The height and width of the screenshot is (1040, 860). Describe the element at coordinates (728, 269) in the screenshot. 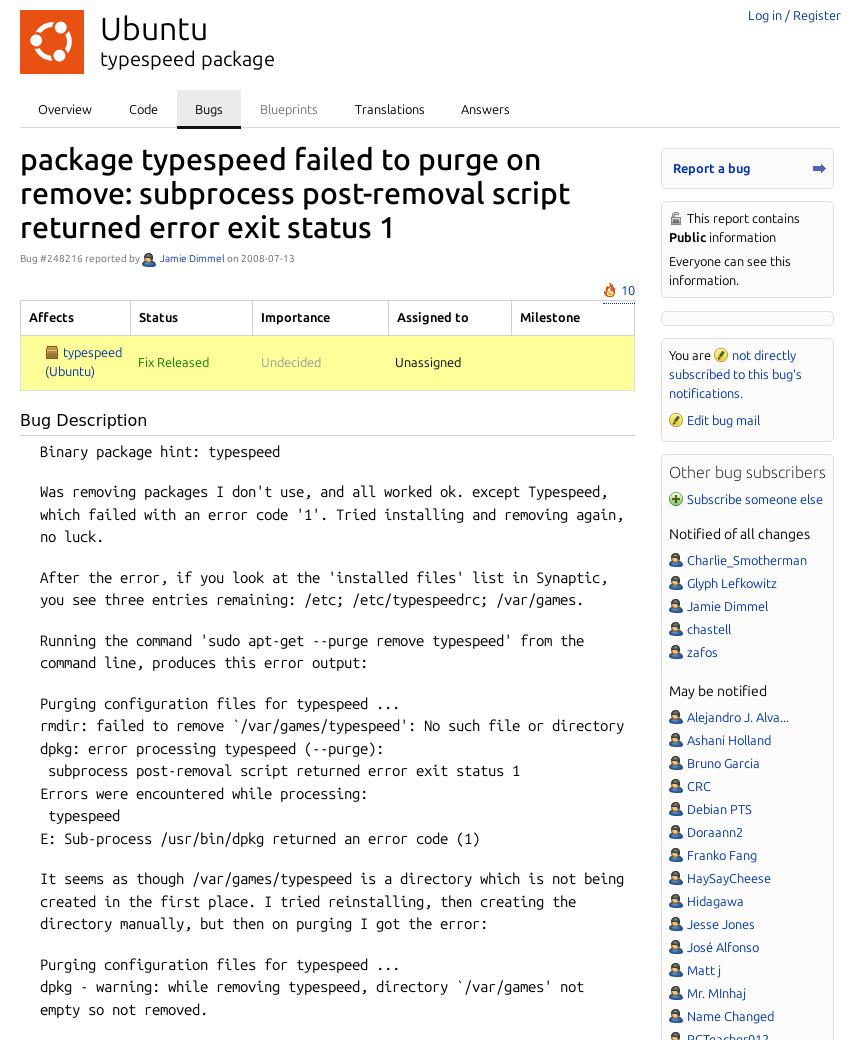

I see `'Everyone can see this information.'` at that location.